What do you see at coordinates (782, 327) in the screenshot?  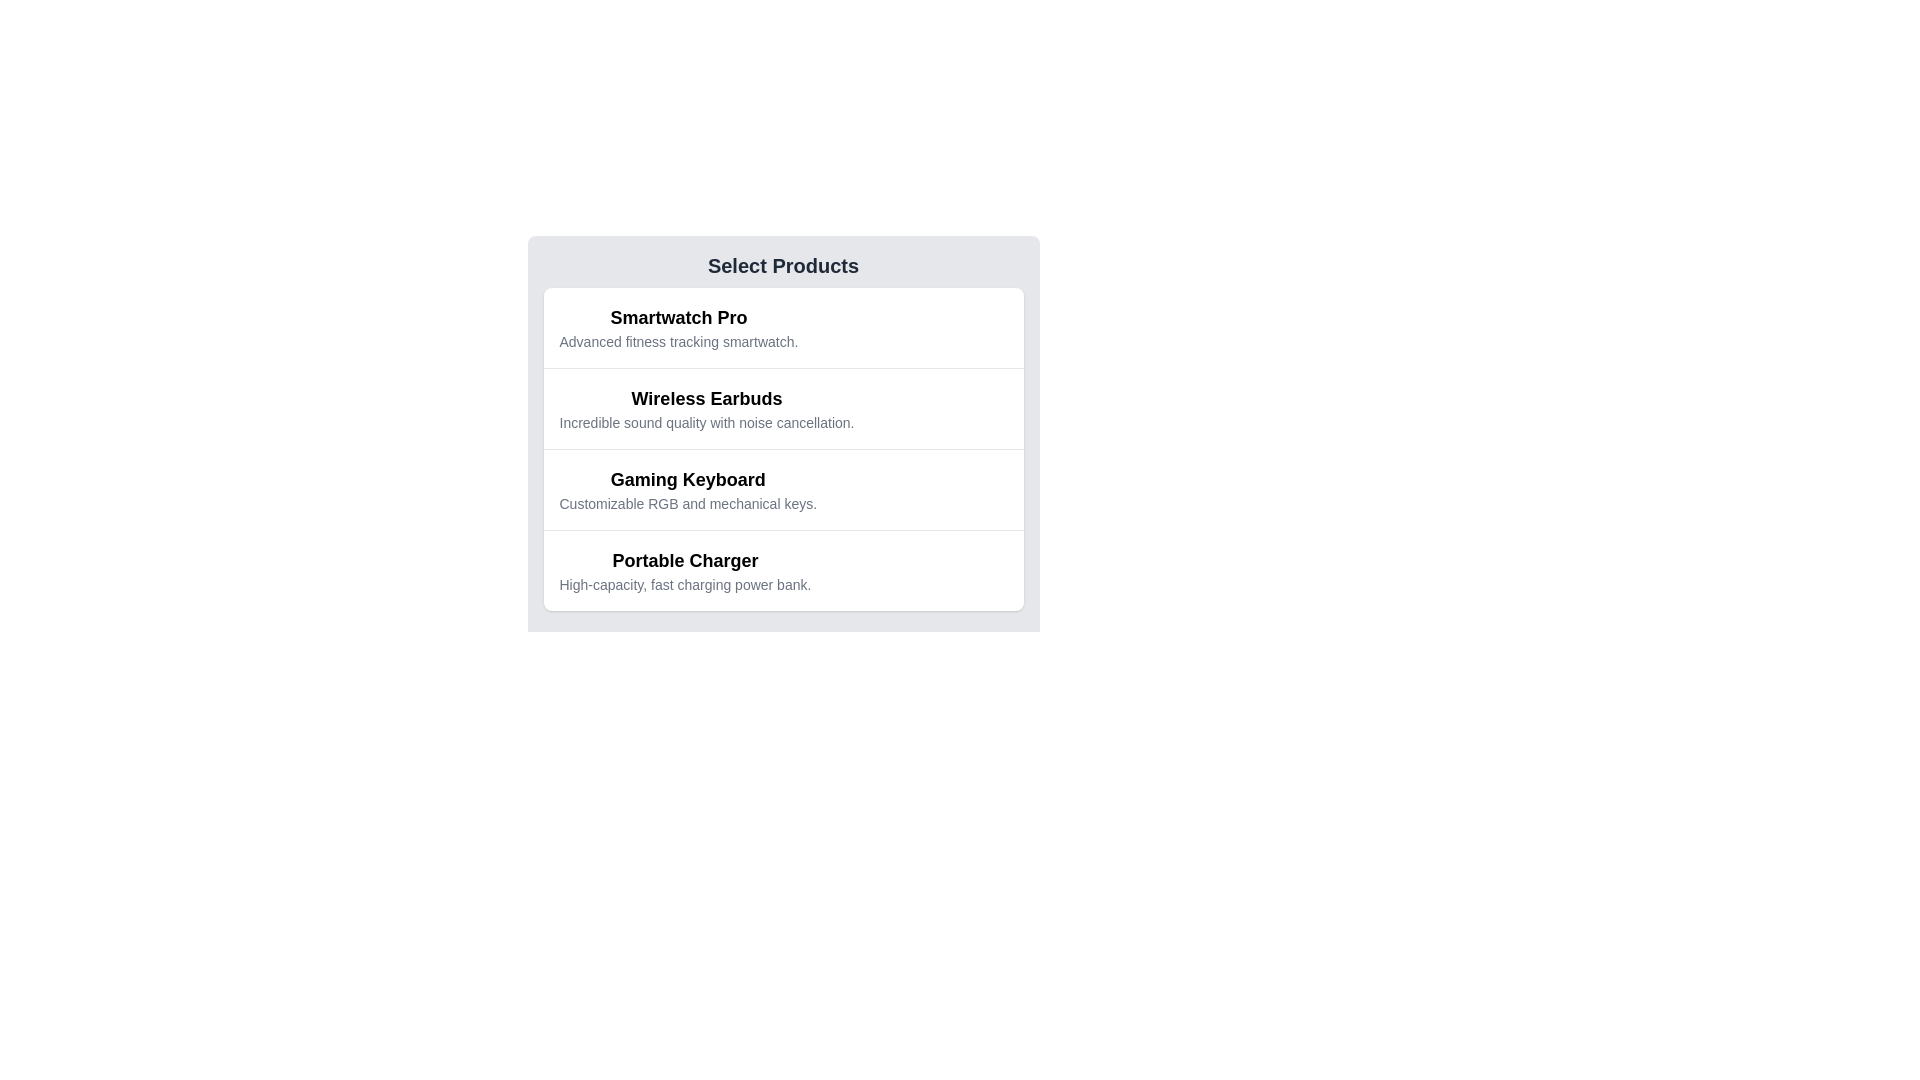 I see `the first list item displaying 'Smartwatch Pro'` at bounding box center [782, 327].